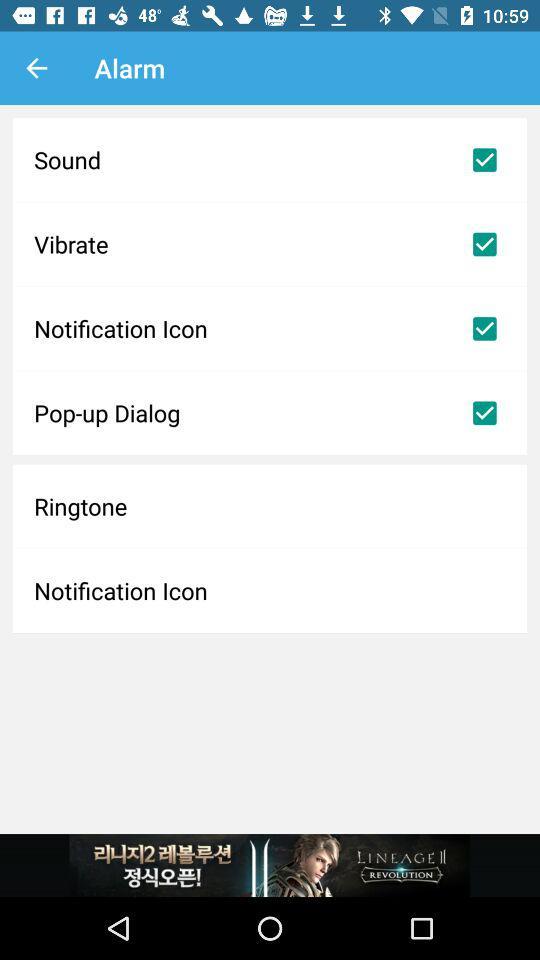 The image size is (540, 960). Describe the element at coordinates (270, 412) in the screenshot. I see `the pop-up dialog item` at that location.